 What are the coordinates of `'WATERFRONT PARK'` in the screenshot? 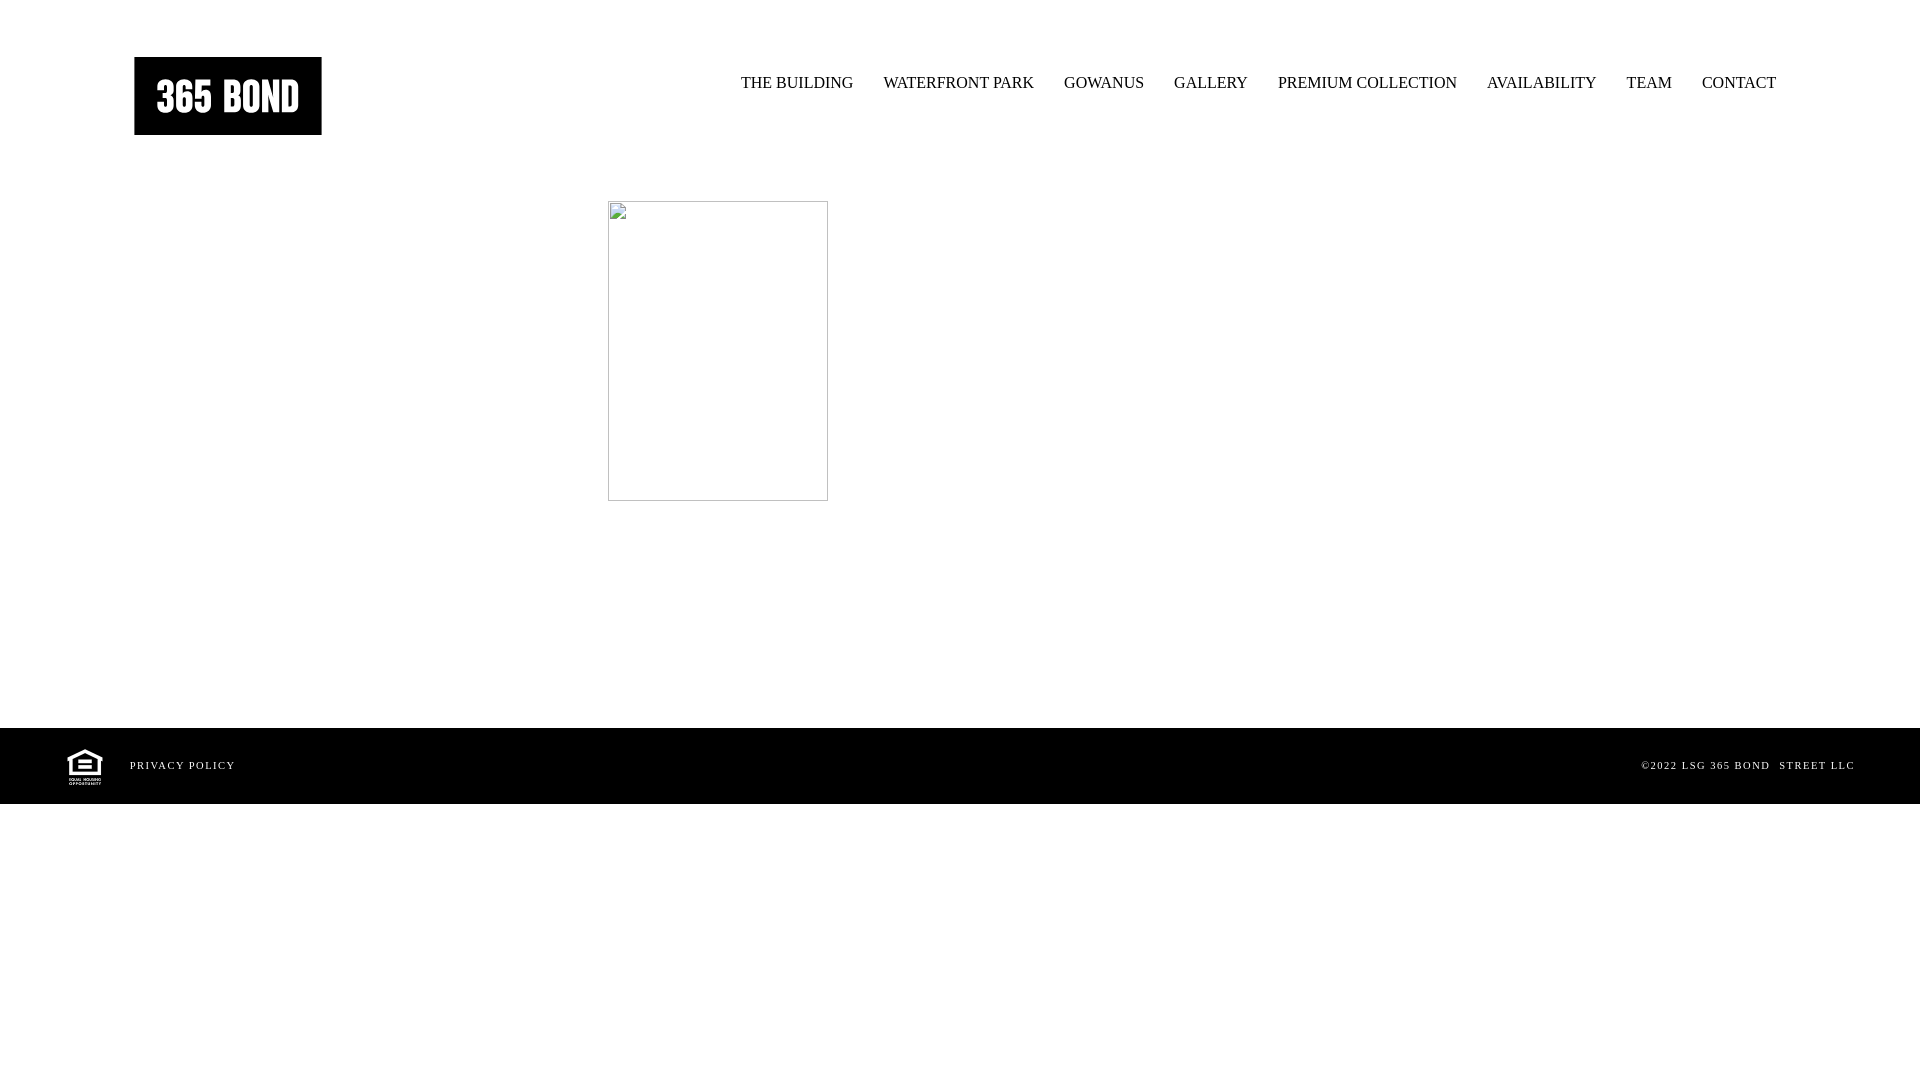 It's located at (957, 76).